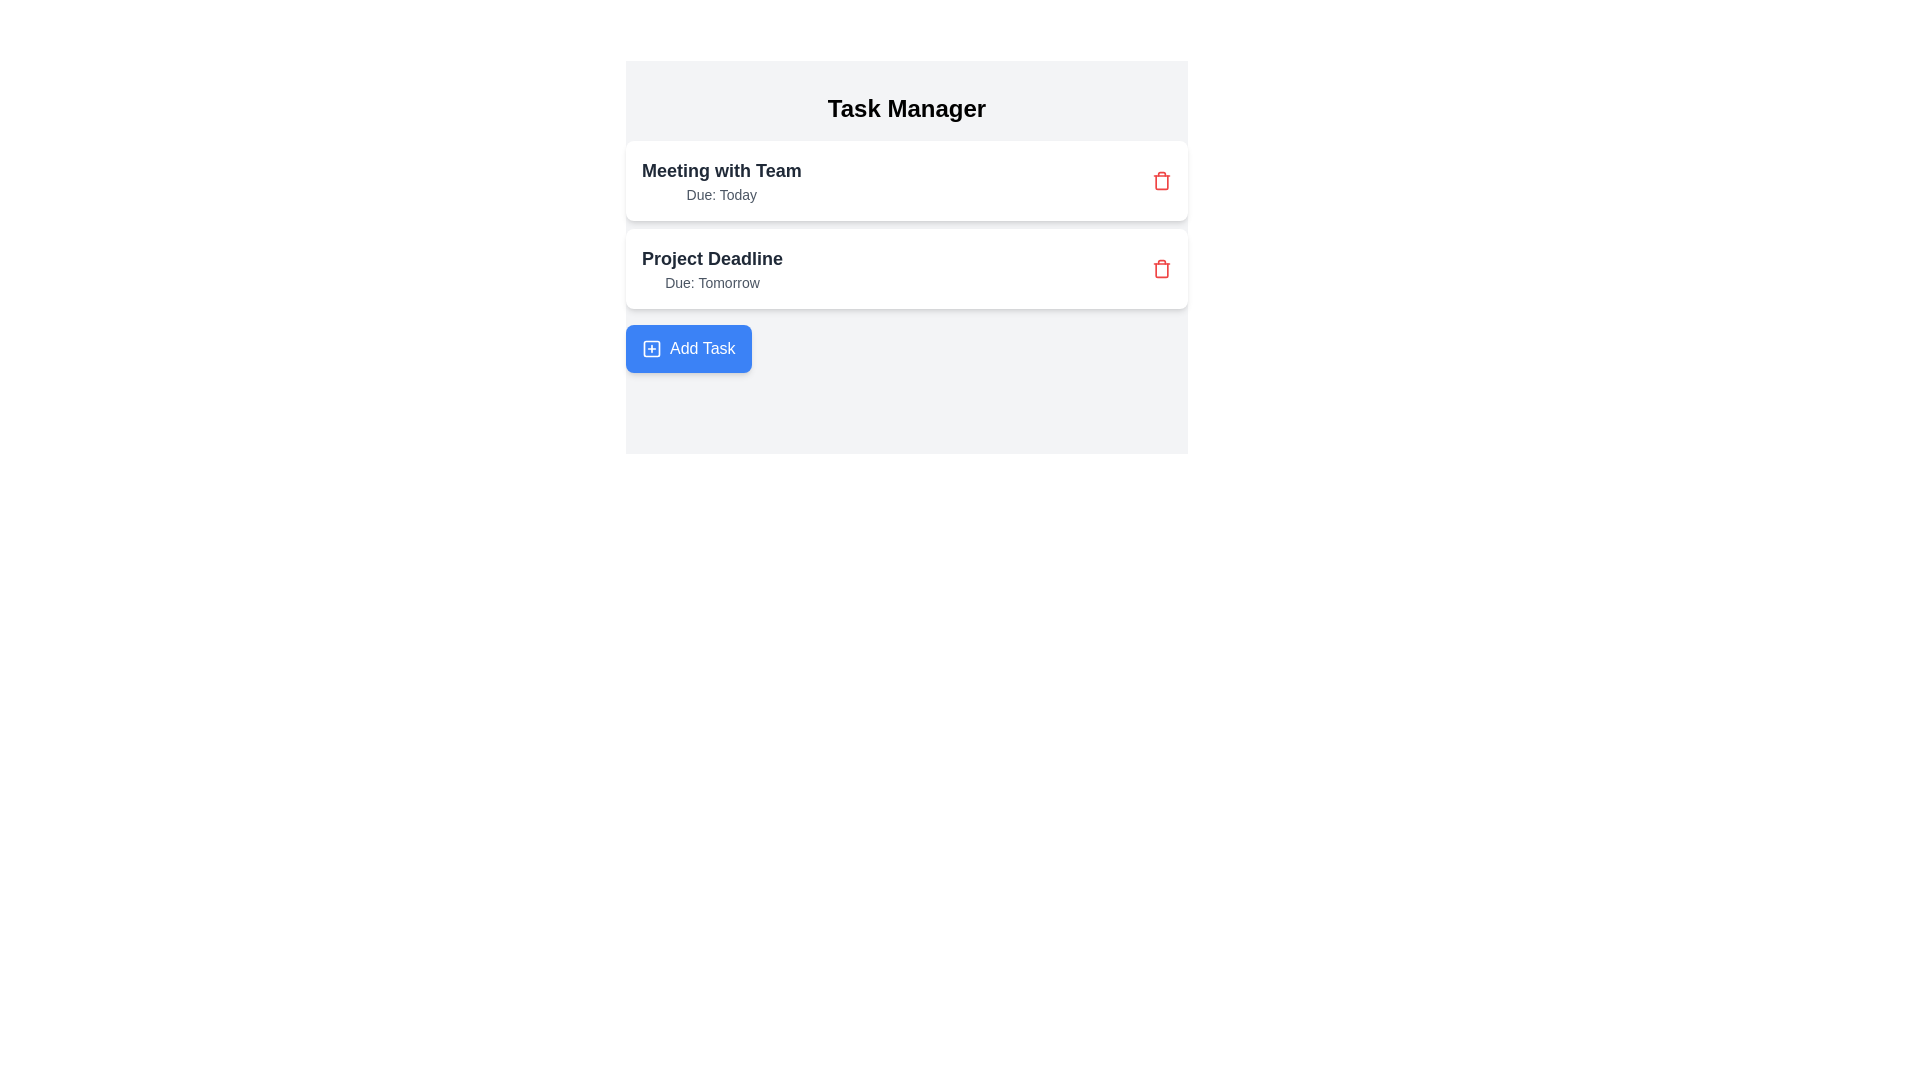 The height and width of the screenshot is (1080, 1920). What do you see at coordinates (906, 108) in the screenshot?
I see `the header text element located at the top-center of the interface, which indicates the application's purpose` at bounding box center [906, 108].